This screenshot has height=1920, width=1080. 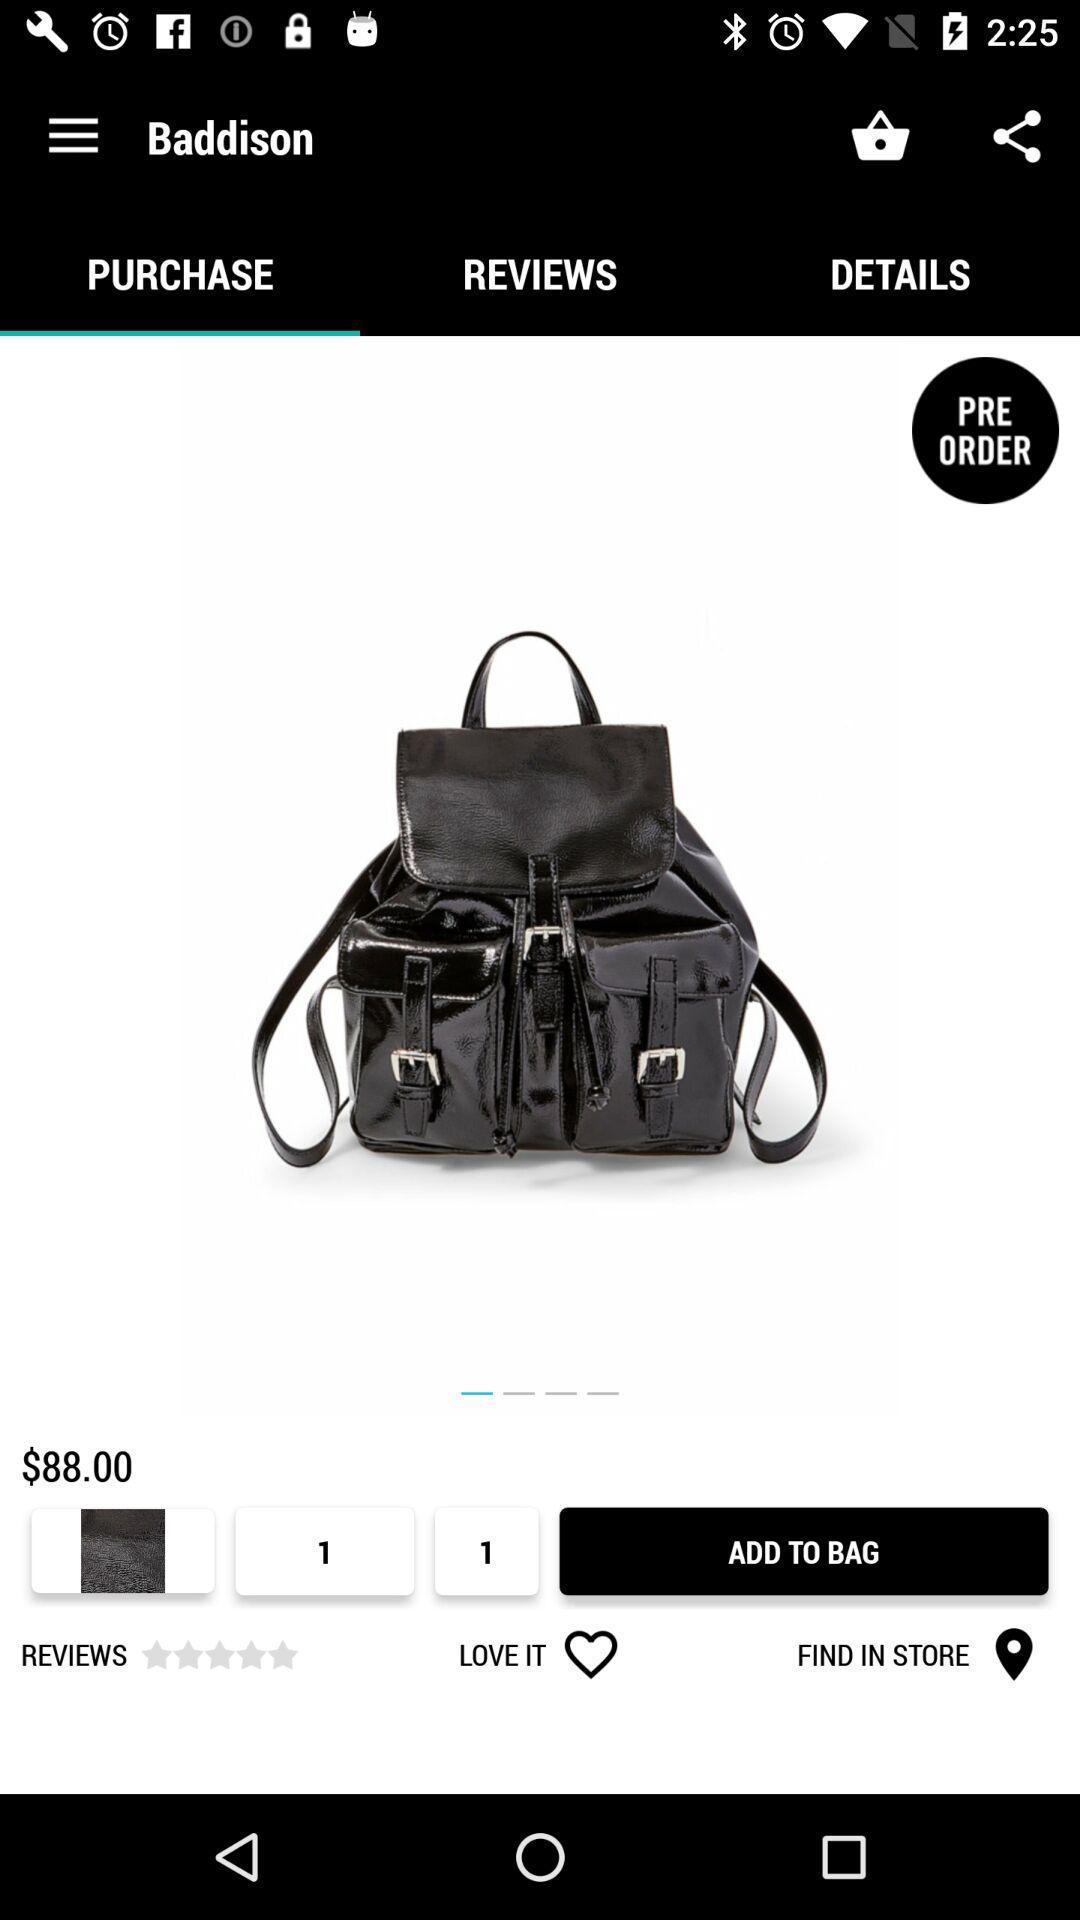 I want to click on the icon to the left of the baddison item, so click(x=72, y=135).